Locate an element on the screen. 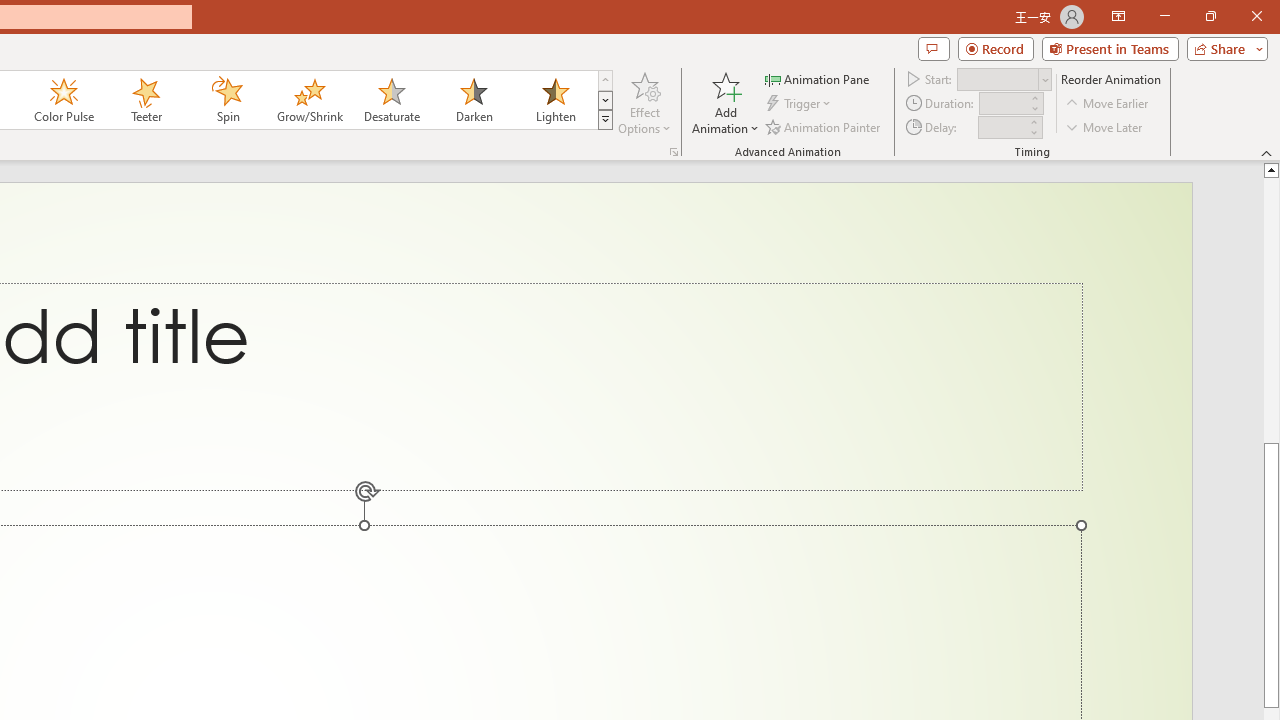 This screenshot has height=720, width=1280. 'Darken' is located at coordinates (472, 100).